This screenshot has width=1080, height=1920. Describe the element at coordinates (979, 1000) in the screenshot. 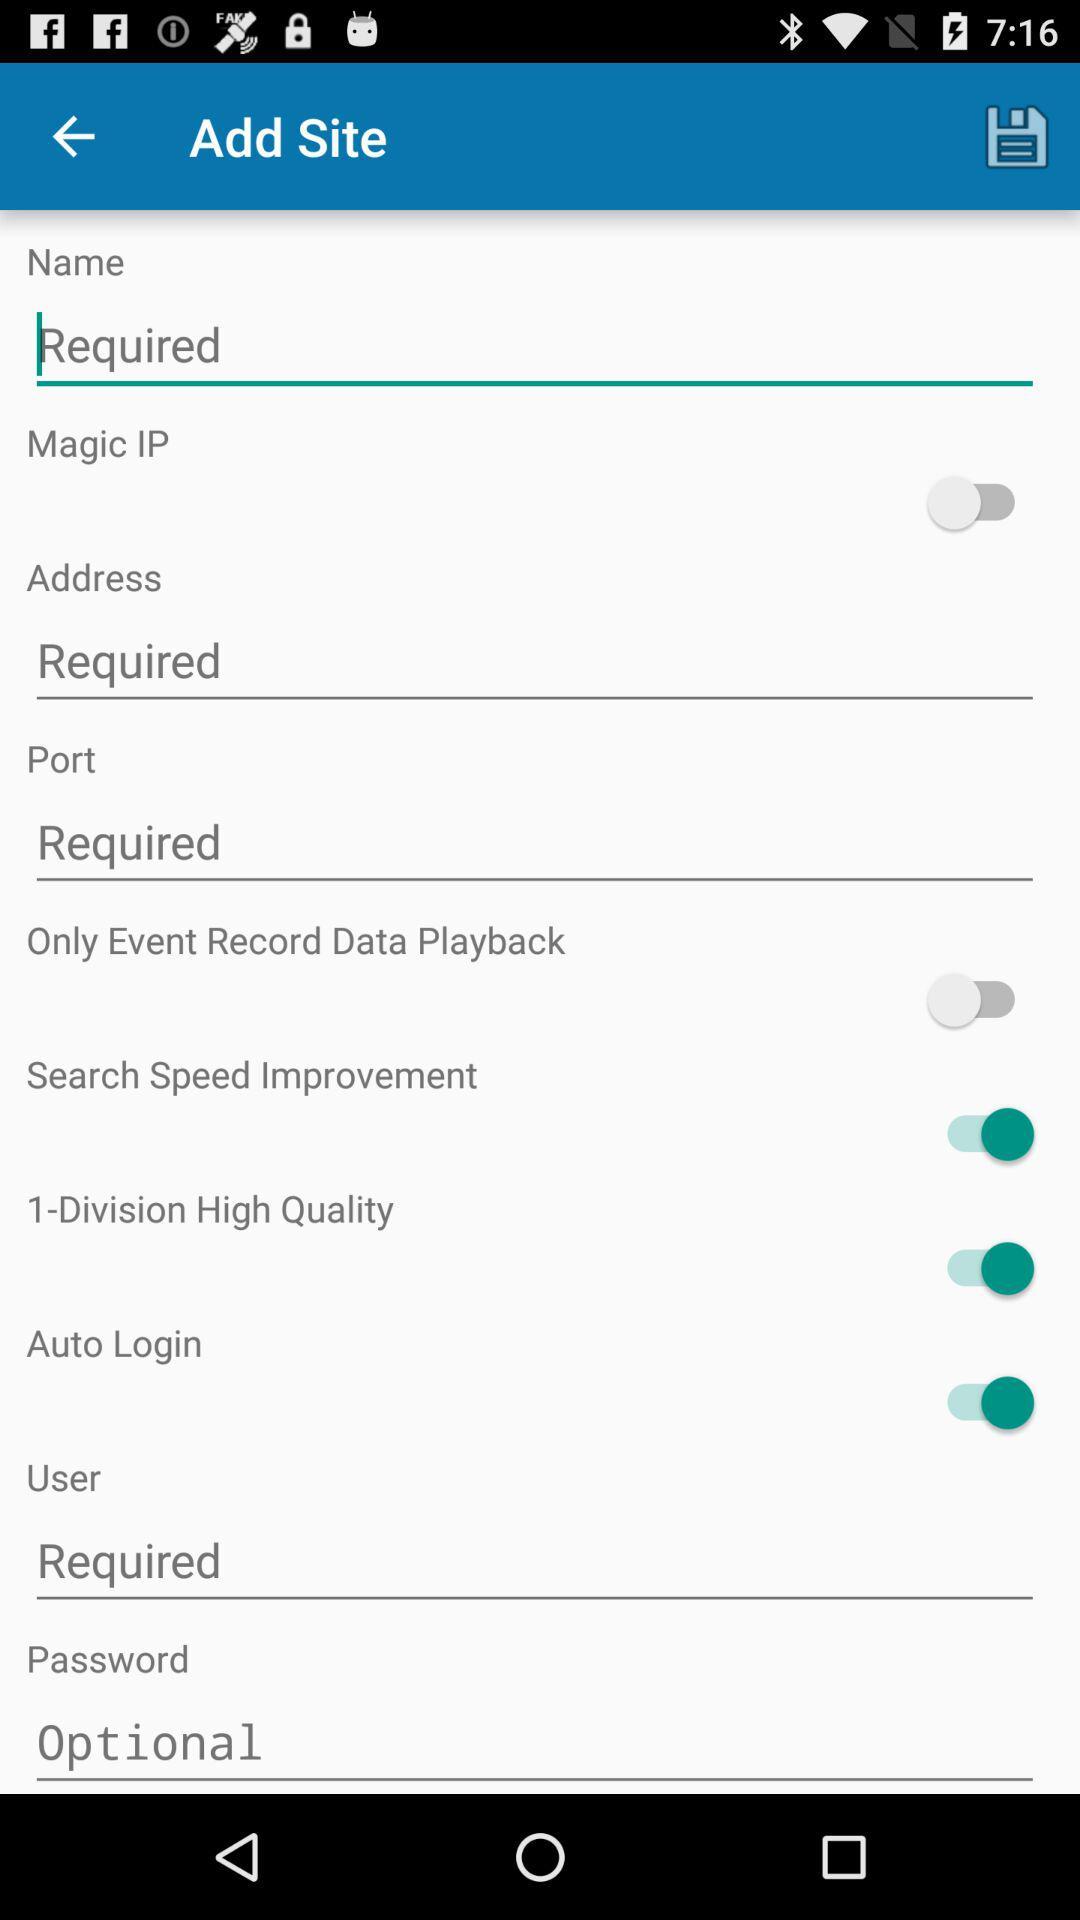

I see `only event record data playback` at that location.